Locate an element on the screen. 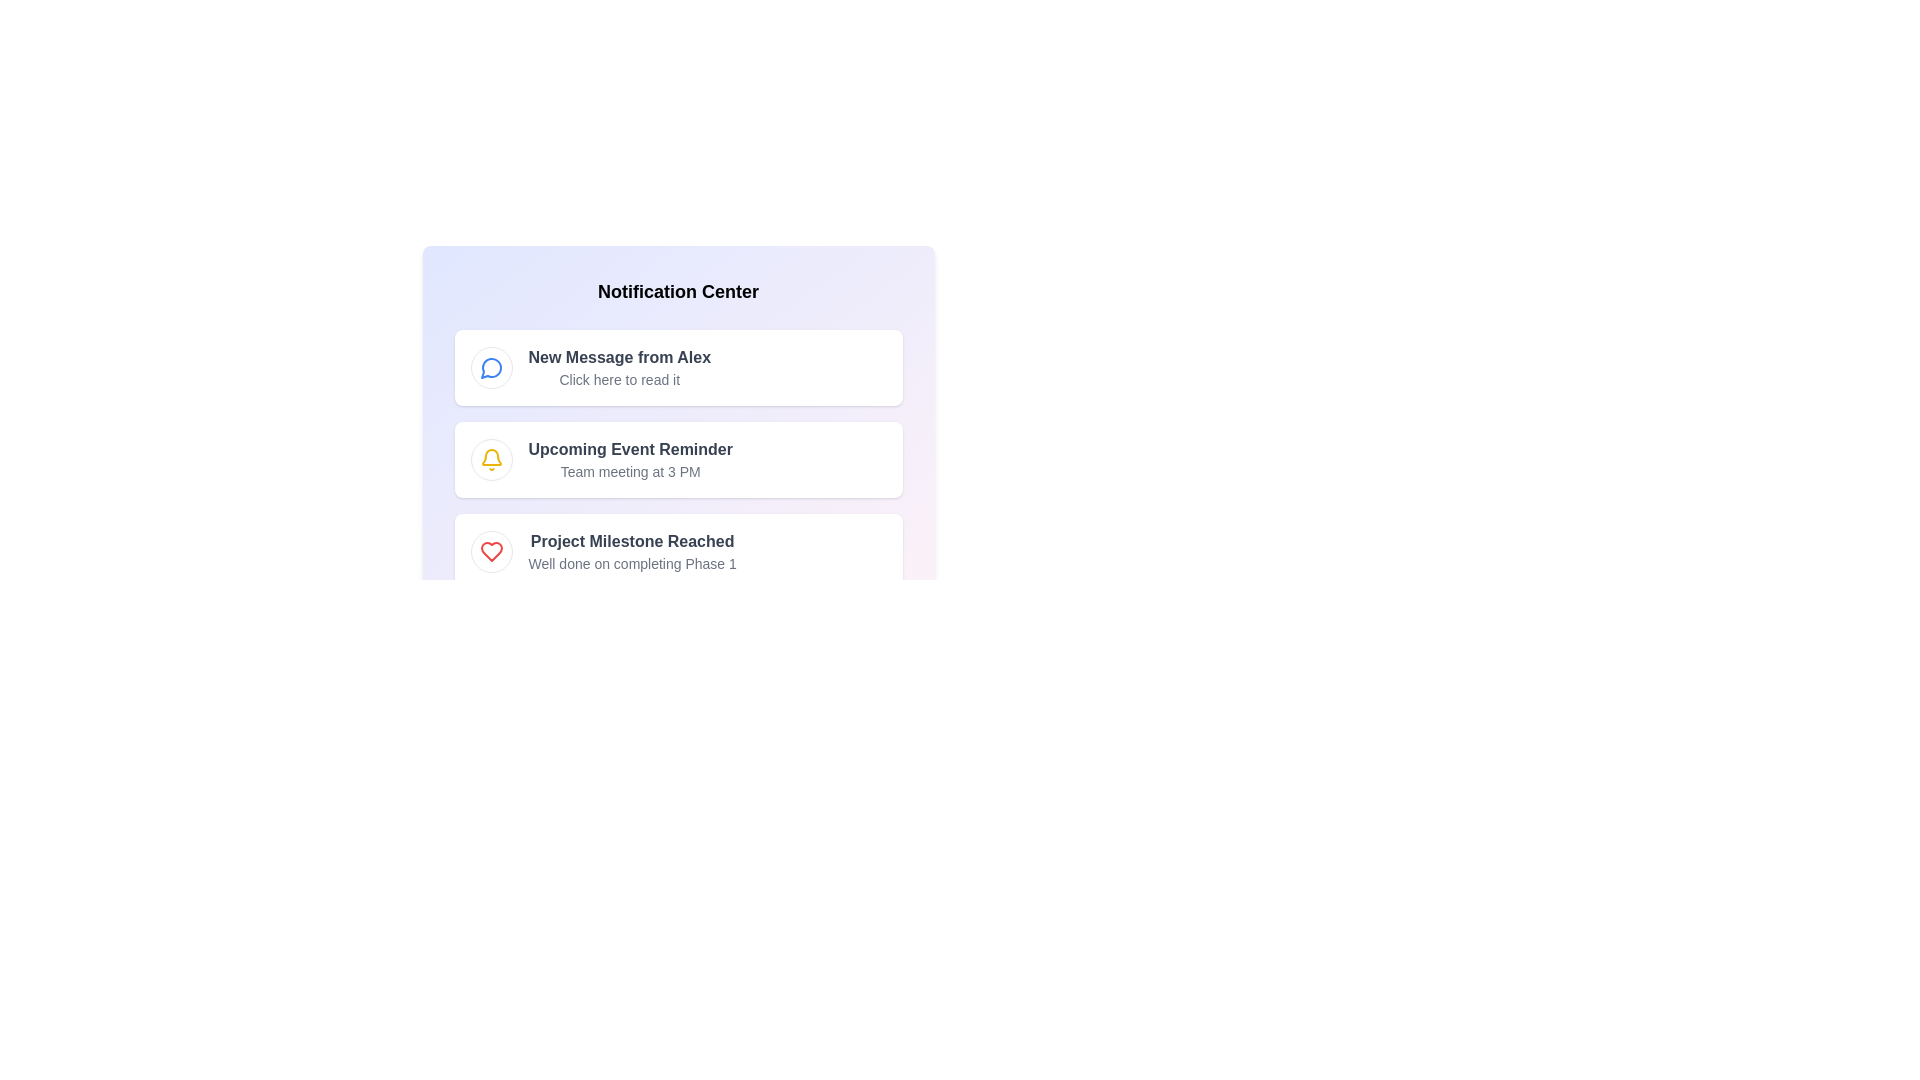 The width and height of the screenshot is (1920, 1080). the title of the notification 'New Message from Alex' to highlight it is located at coordinates (618, 357).